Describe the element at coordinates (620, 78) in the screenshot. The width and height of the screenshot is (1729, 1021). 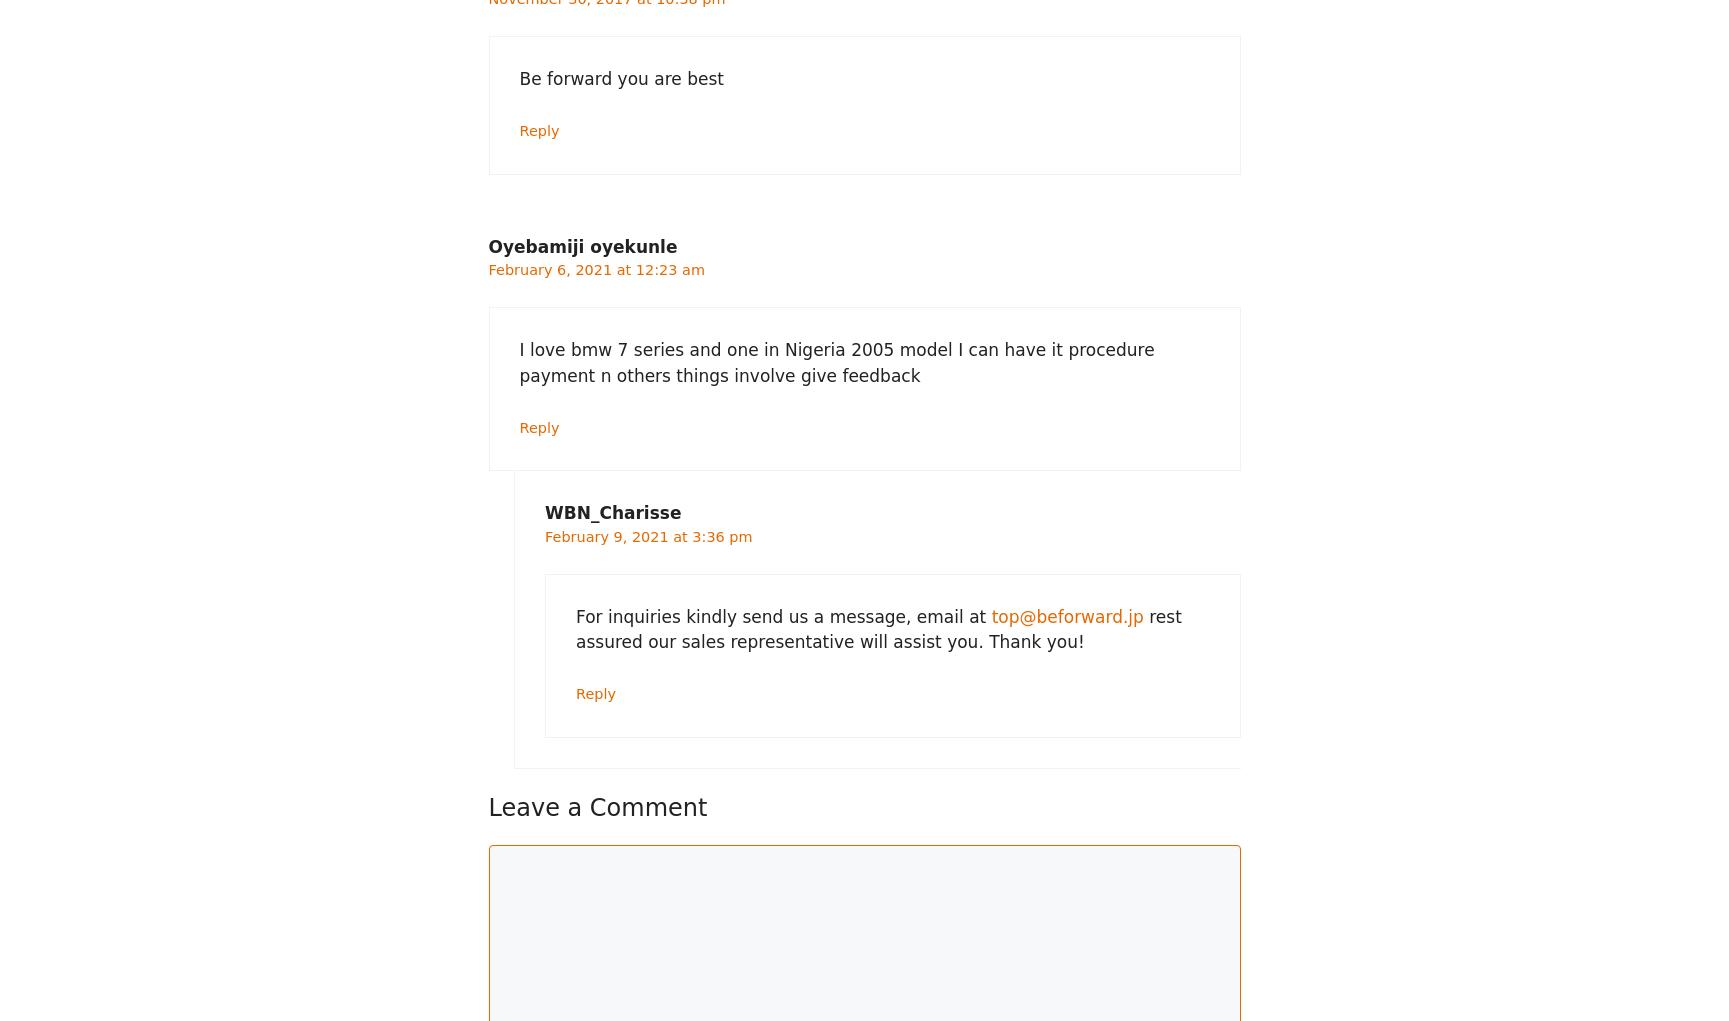
I see `'Be forward you are best'` at that location.